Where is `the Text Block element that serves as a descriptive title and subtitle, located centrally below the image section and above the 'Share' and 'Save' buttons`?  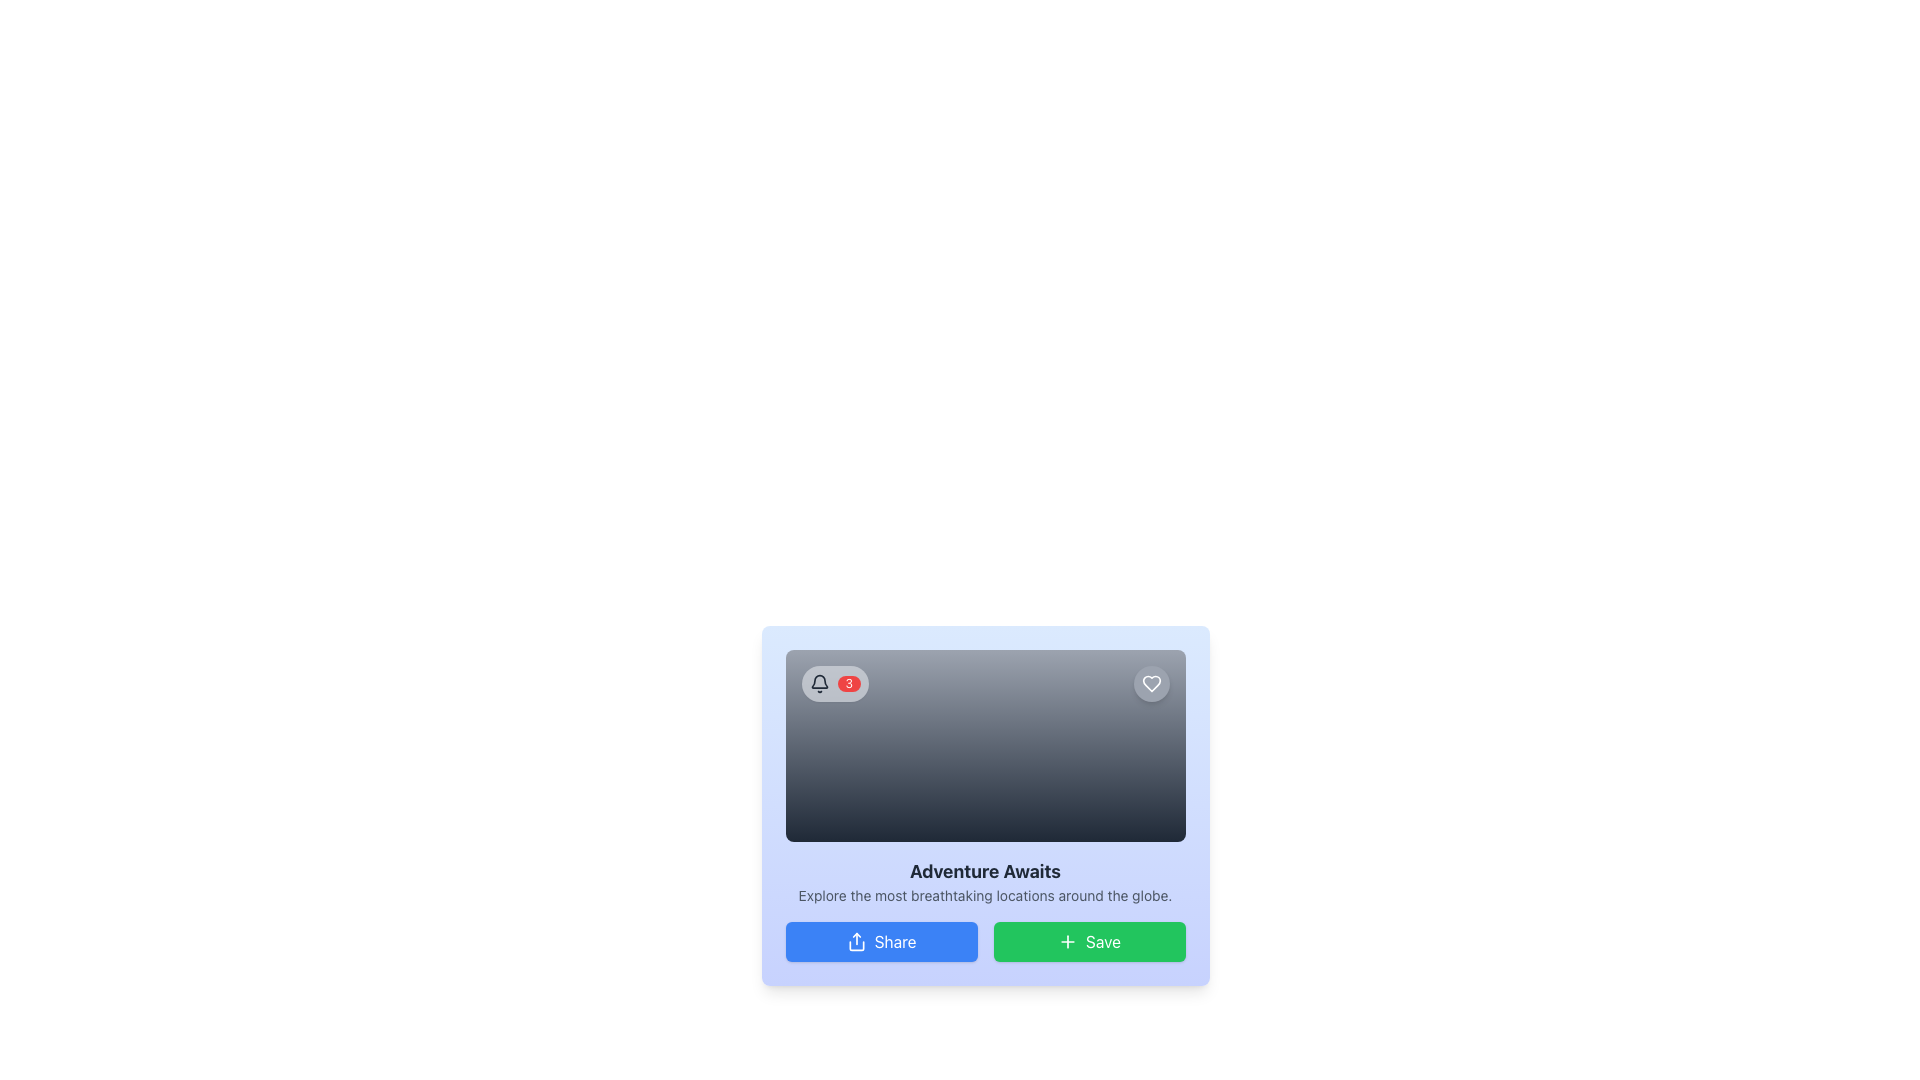 the Text Block element that serves as a descriptive title and subtitle, located centrally below the image section and above the 'Share' and 'Save' buttons is located at coordinates (985, 881).